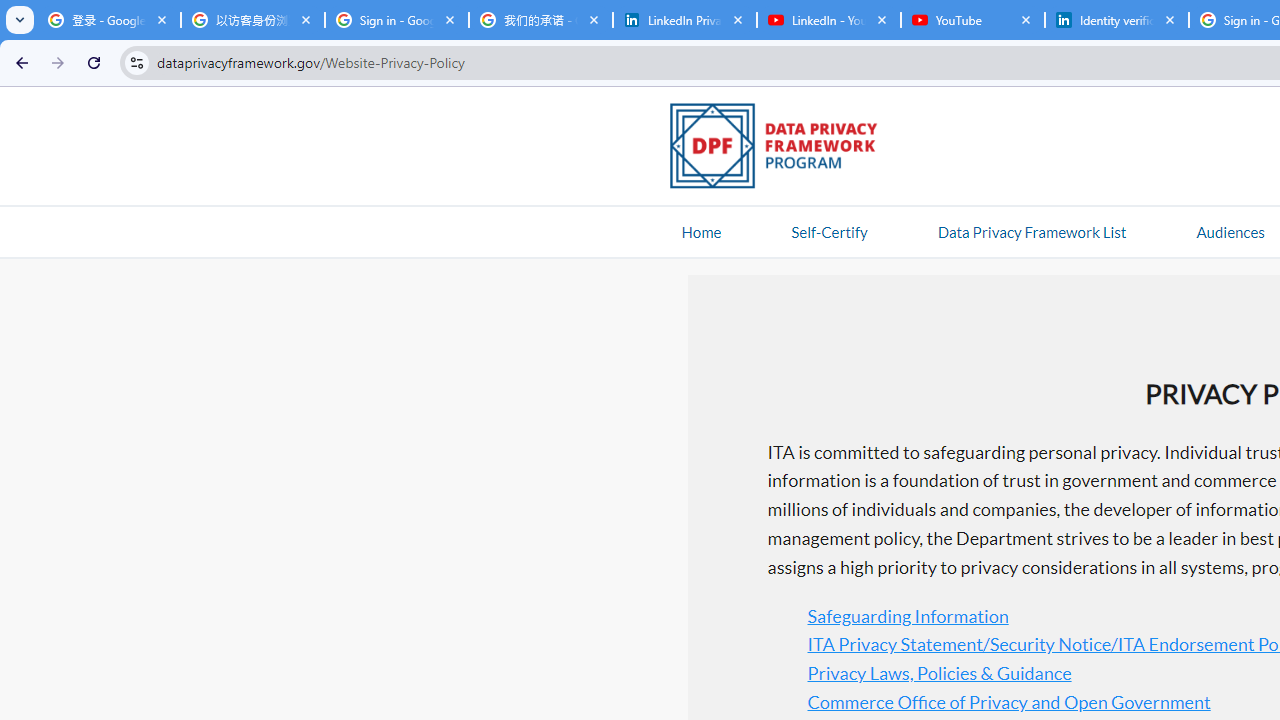 This screenshot has height=720, width=1280. Describe the element at coordinates (828, 20) in the screenshot. I see `'LinkedIn - YouTube'` at that location.